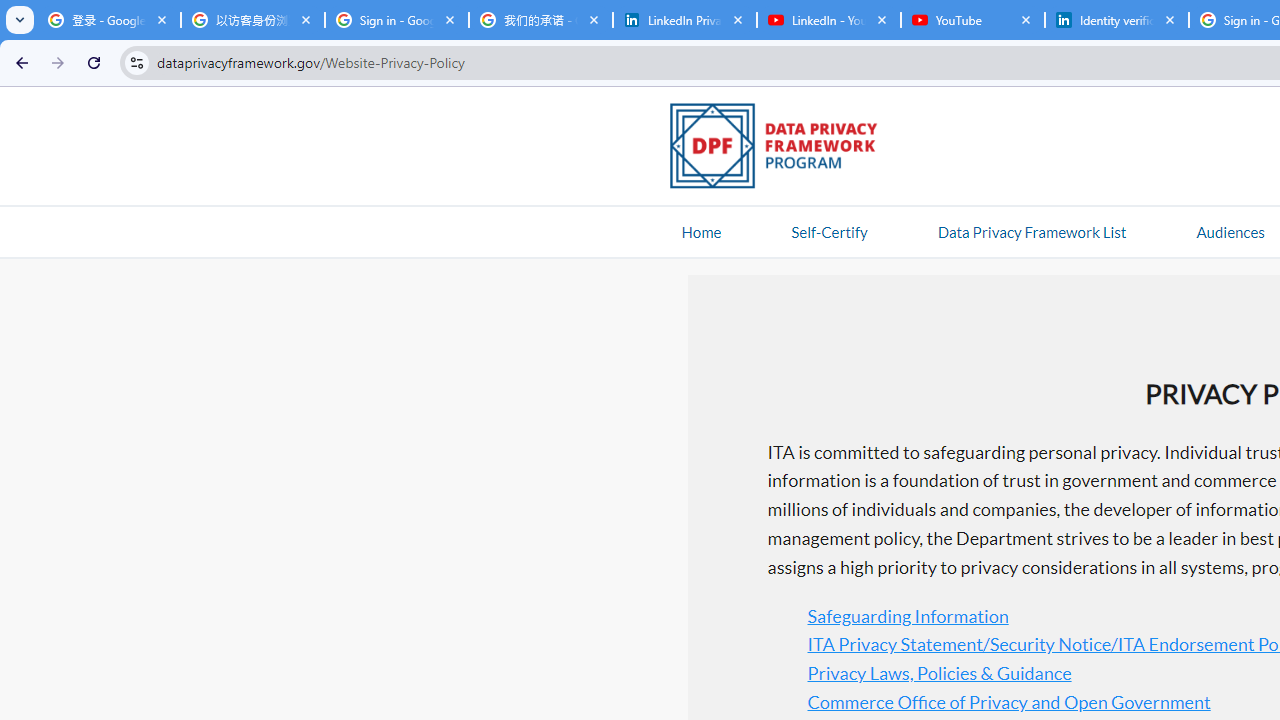 This screenshot has height=720, width=1280. Describe the element at coordinates (828, 20) in the screenshot. I see `'LinkedIn - YouTube'` at that location.